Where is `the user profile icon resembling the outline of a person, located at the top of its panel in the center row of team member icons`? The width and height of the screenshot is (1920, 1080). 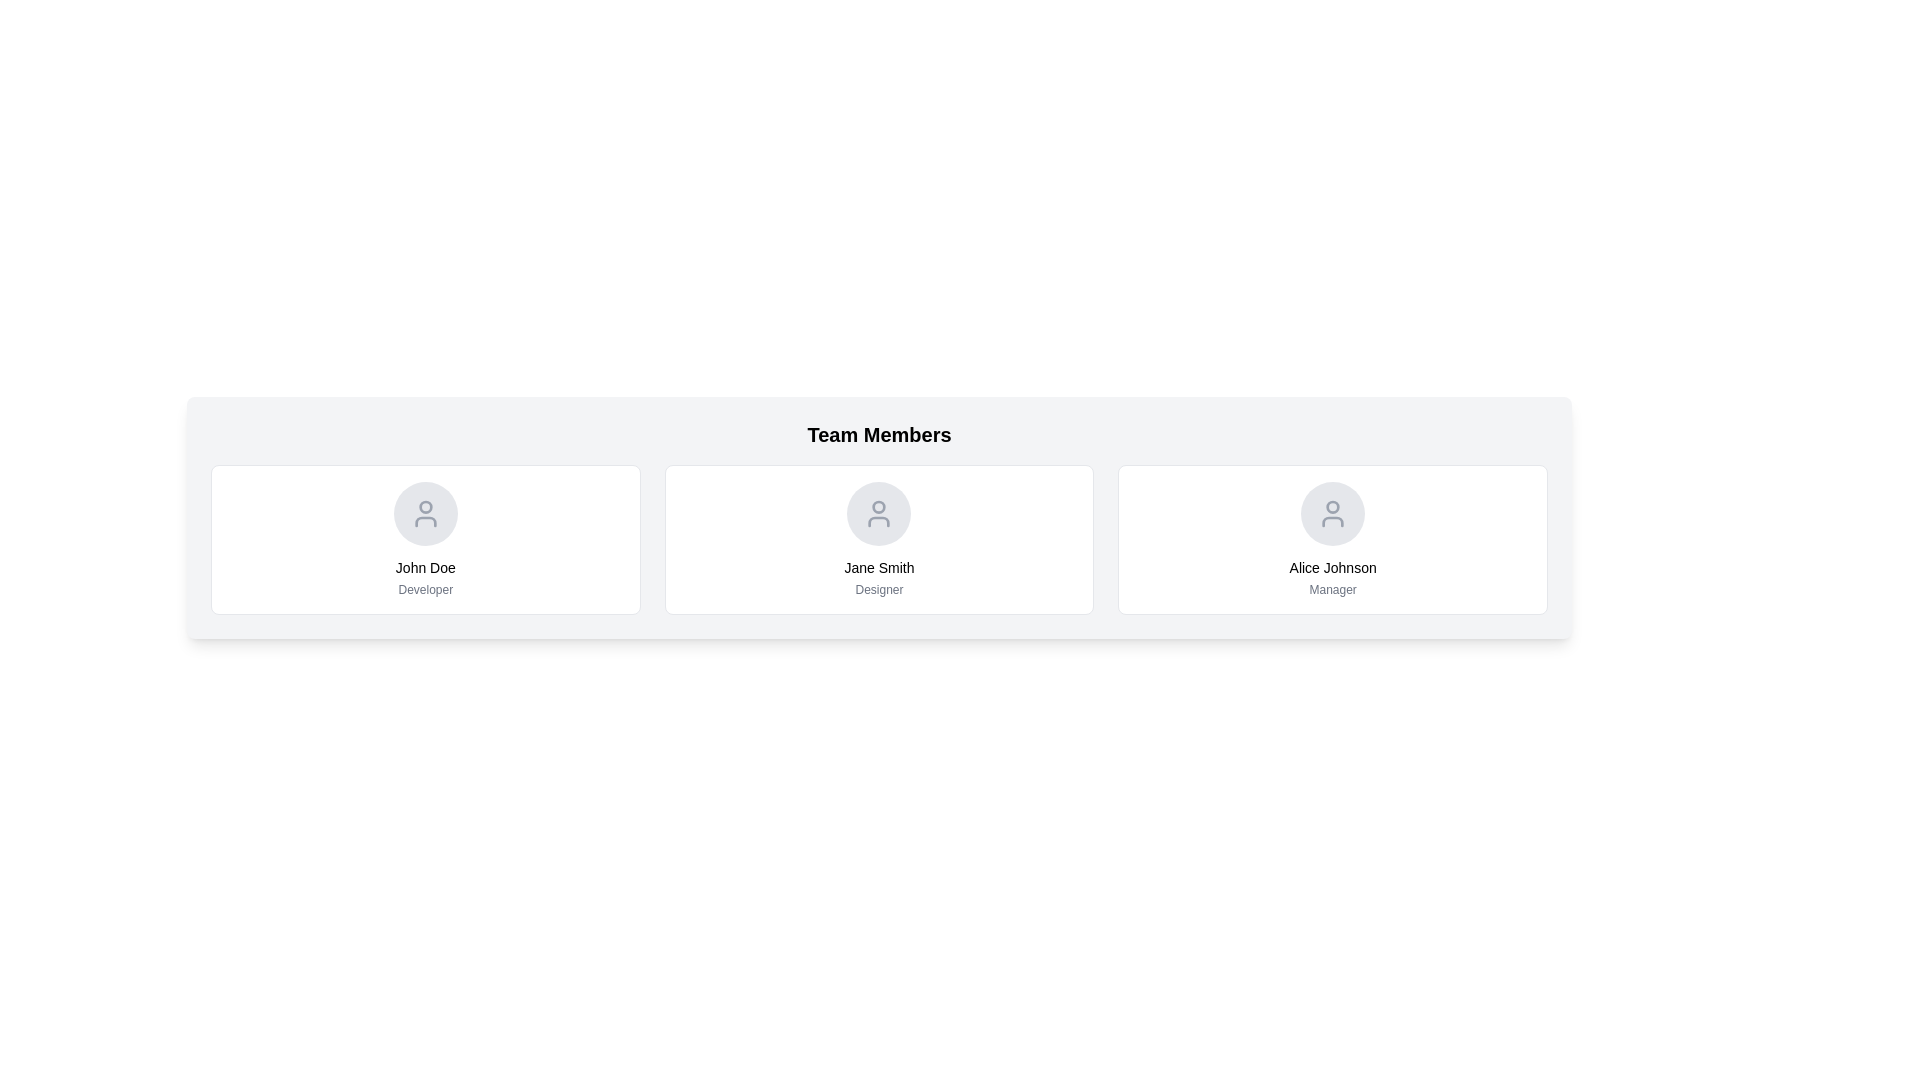
the user profile icon resembling the outline of a person, located at the top of its panel in the center row of team member icons is located at coordinates (879, 512).